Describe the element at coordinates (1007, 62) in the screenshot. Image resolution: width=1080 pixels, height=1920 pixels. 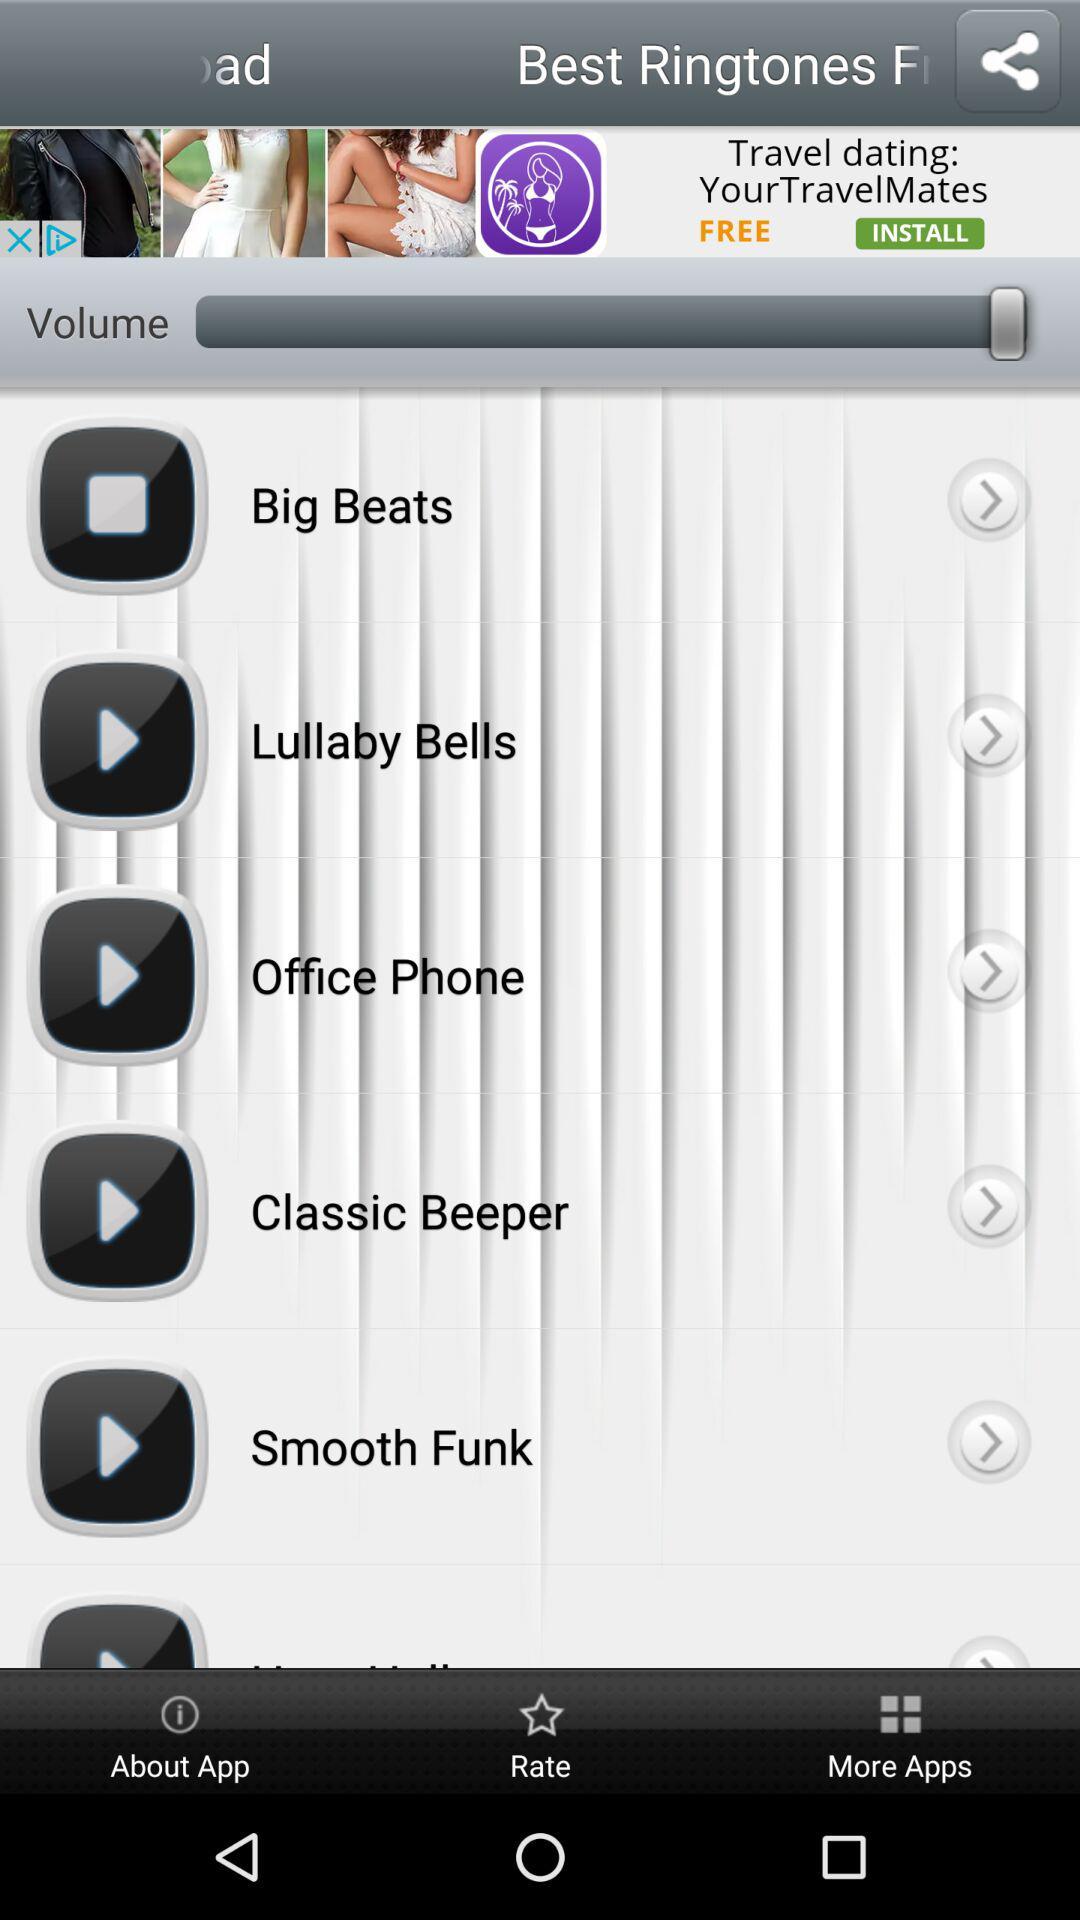
I see `share option` at that location.